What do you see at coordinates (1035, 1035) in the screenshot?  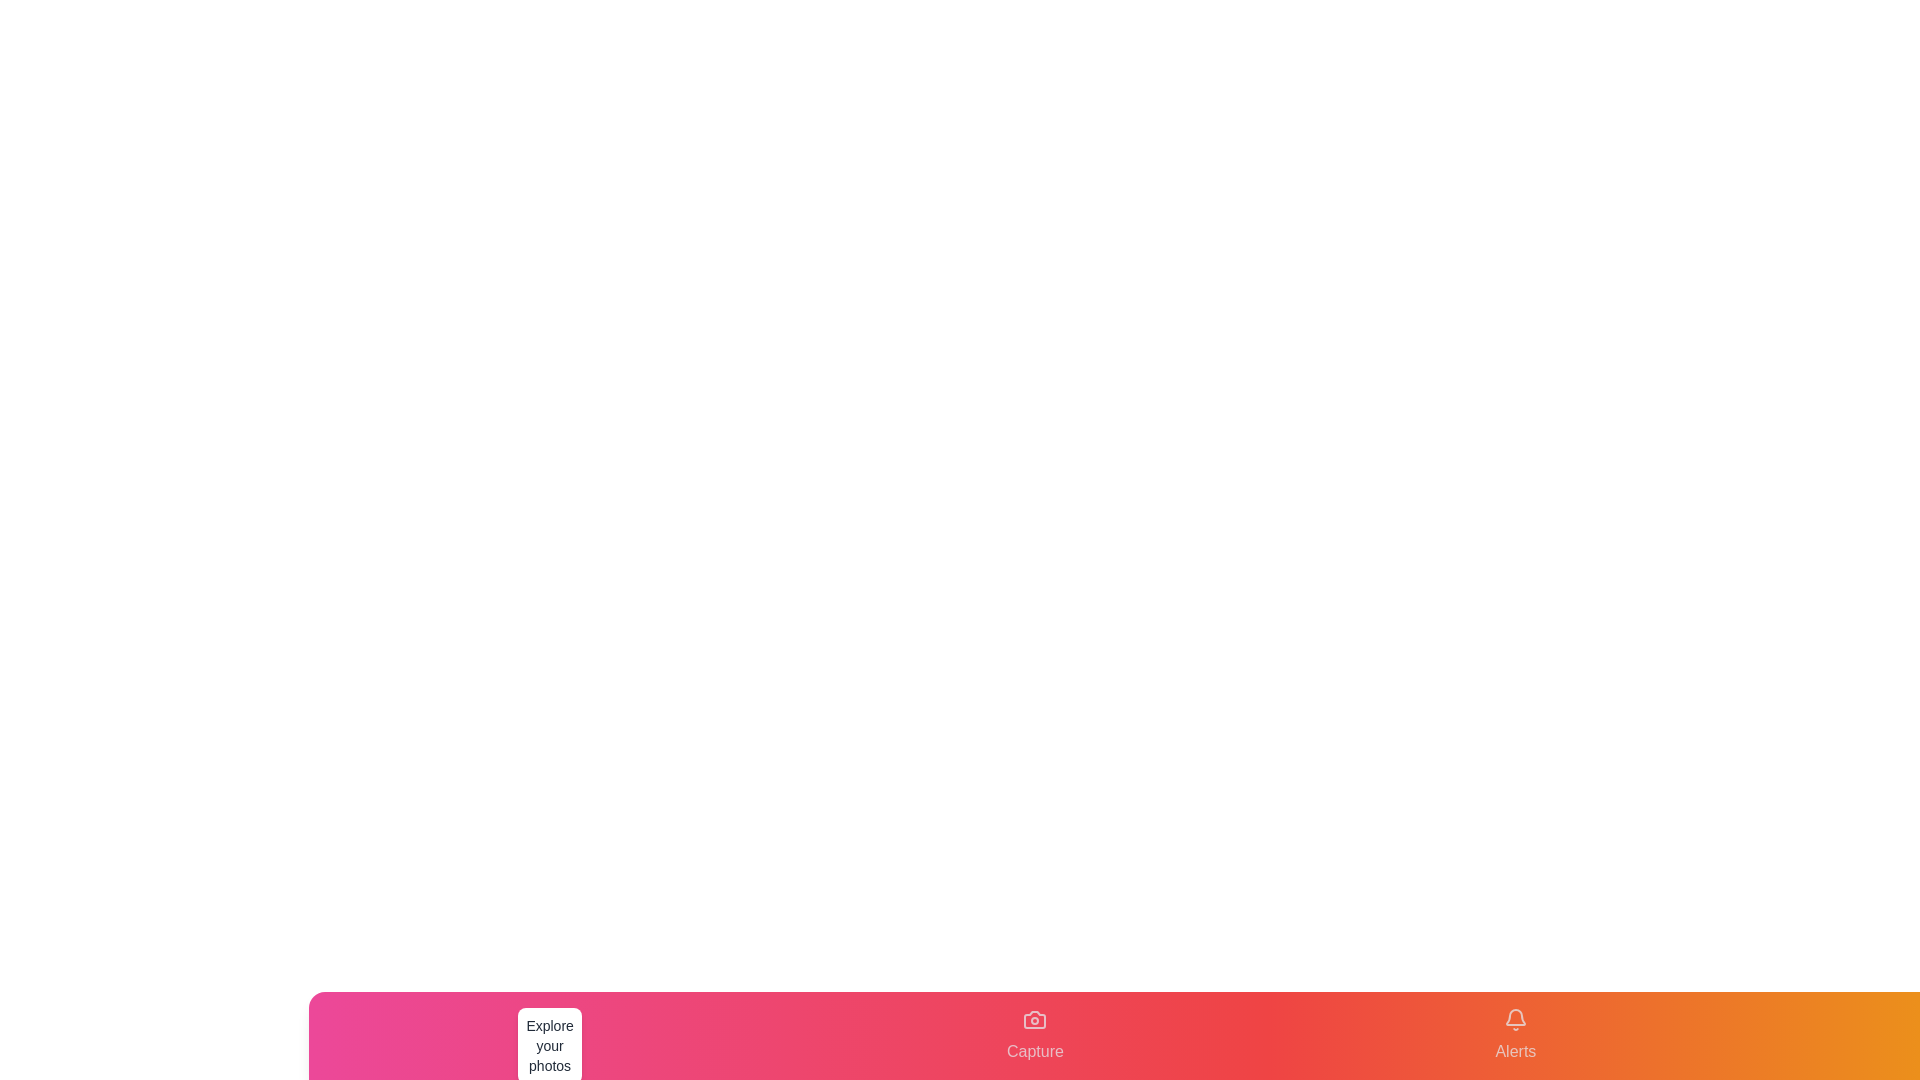 I see `the tab labeled Capture to observe the visual feedback` at bounding box center [1035, 1035].